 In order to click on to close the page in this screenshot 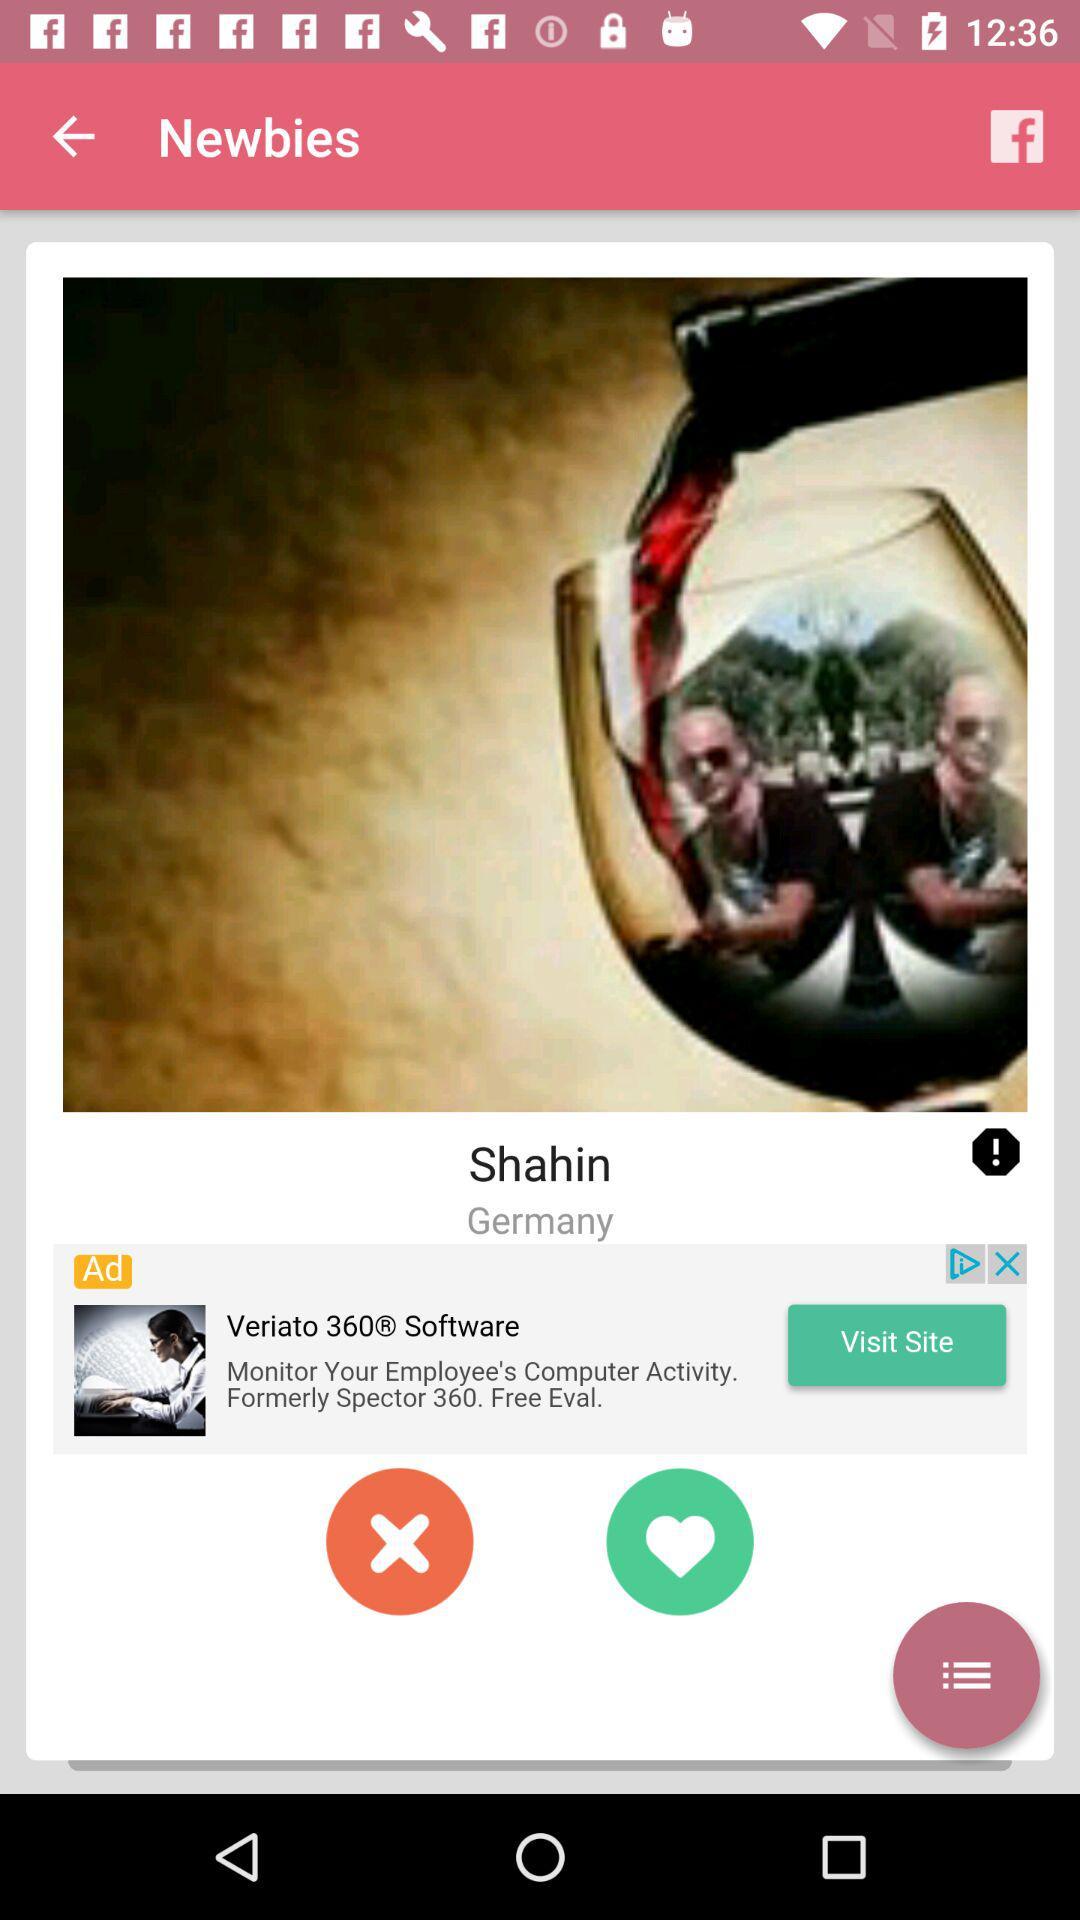, I will do `click(400, 1540)`.